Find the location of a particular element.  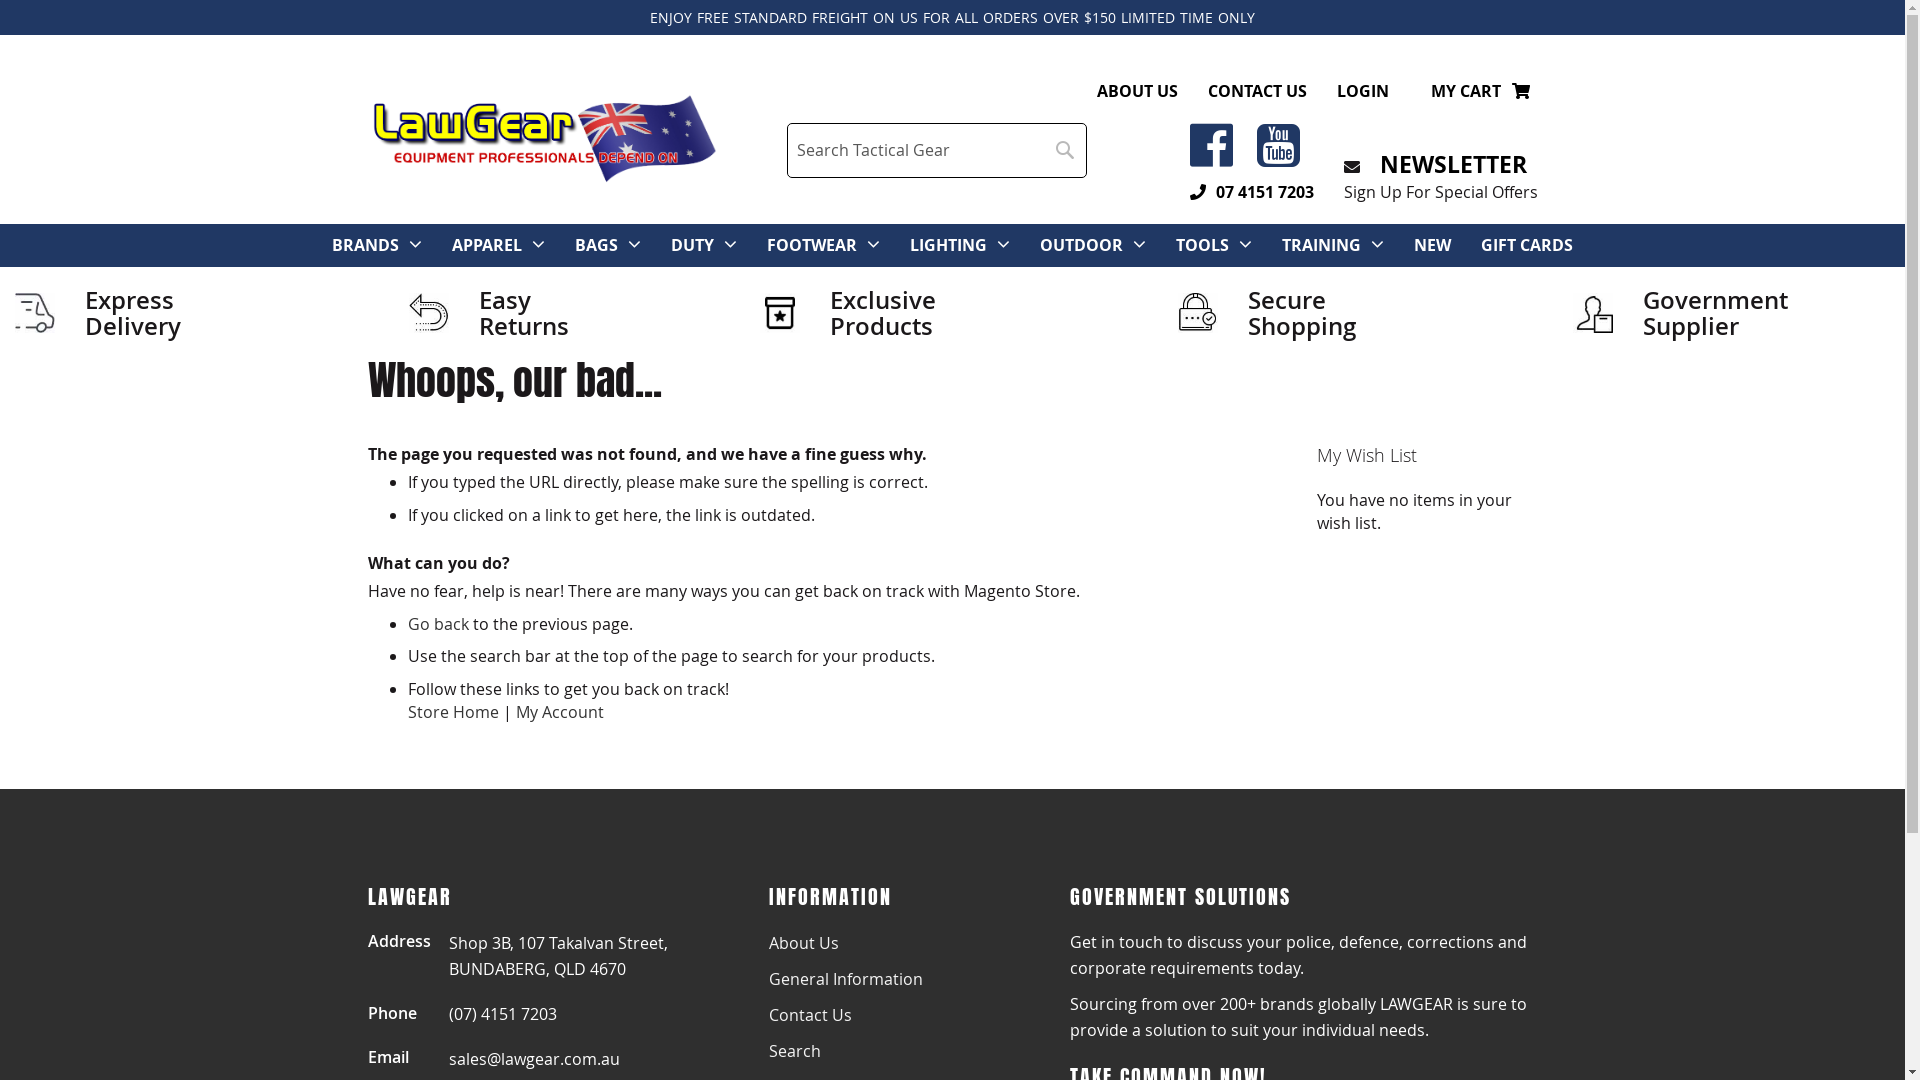

'NEW' is located at coordinates (1413, 244).